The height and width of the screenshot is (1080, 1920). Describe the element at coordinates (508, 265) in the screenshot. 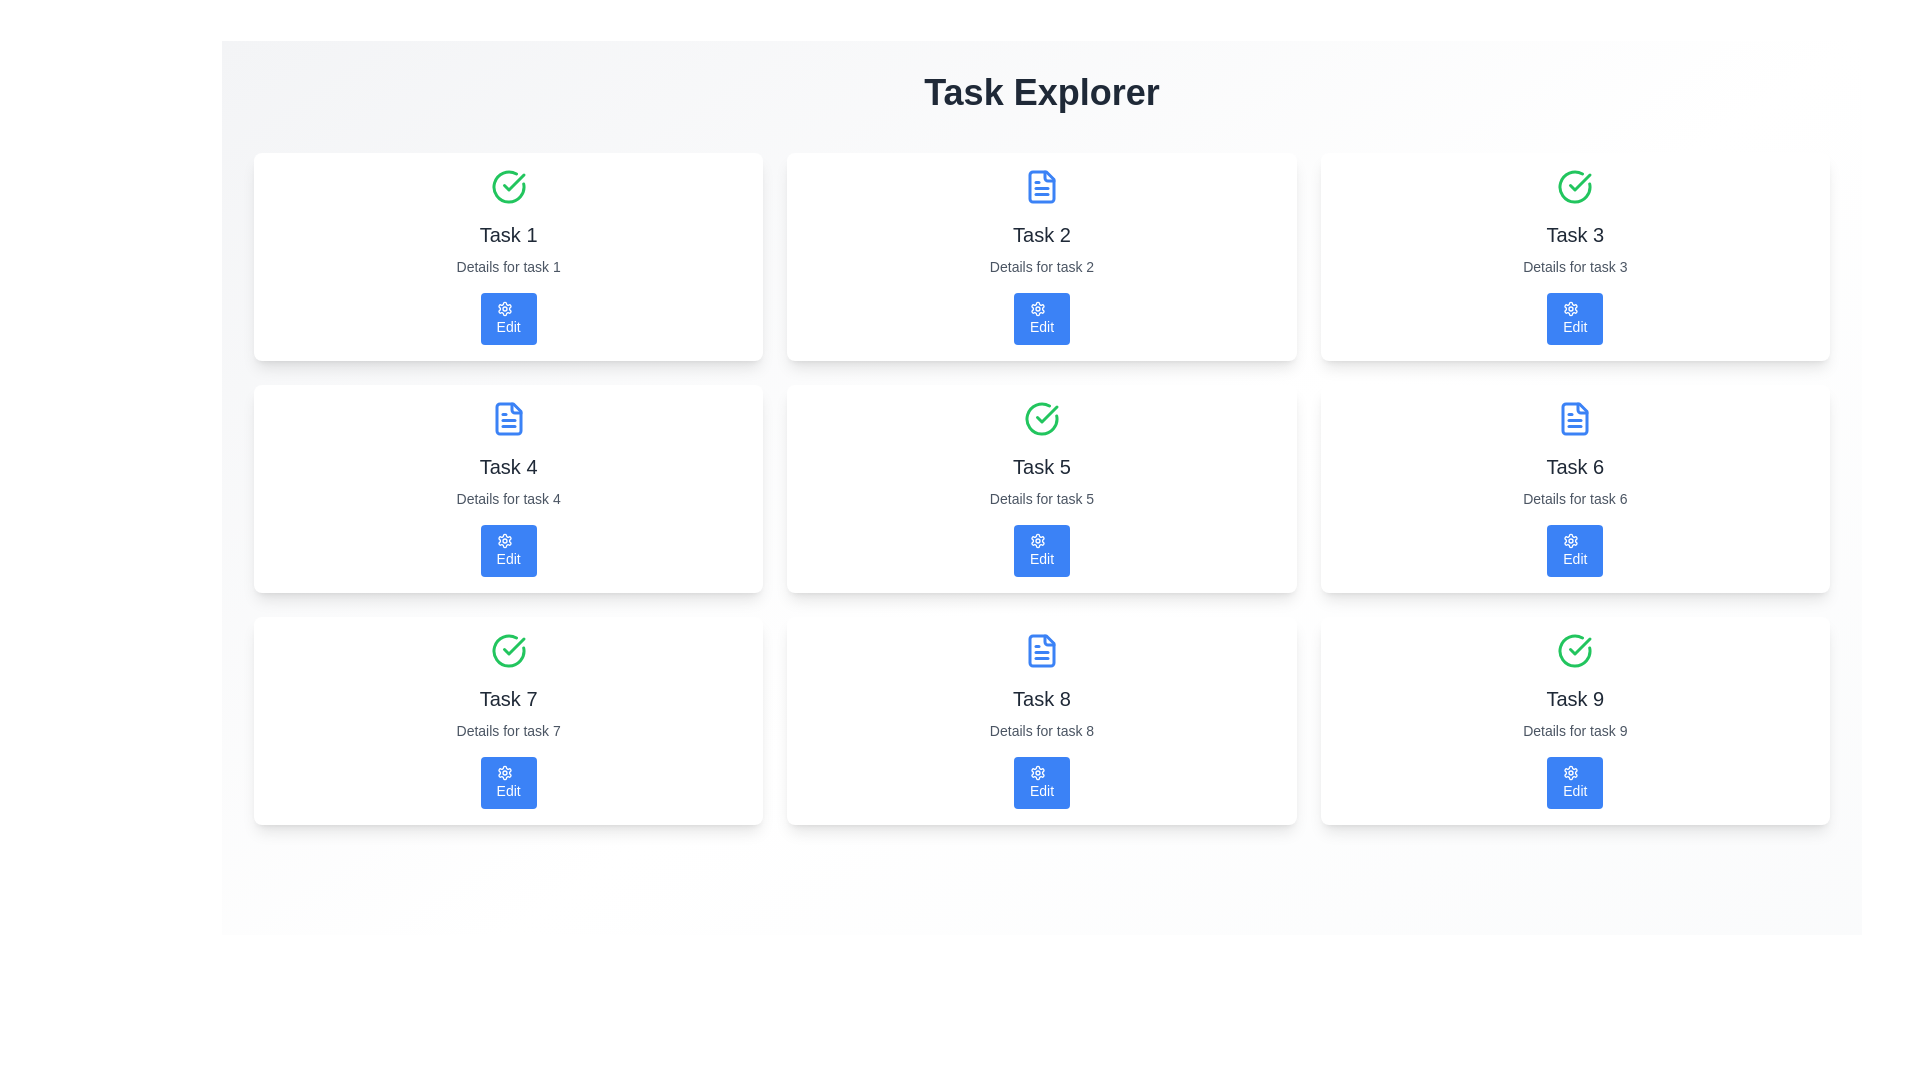

I see `the textual label styled in gray that contains the text 'Details for task 1', positioned below the title 'Task 1' and above the 'Edit' button within the card layout` at that location.